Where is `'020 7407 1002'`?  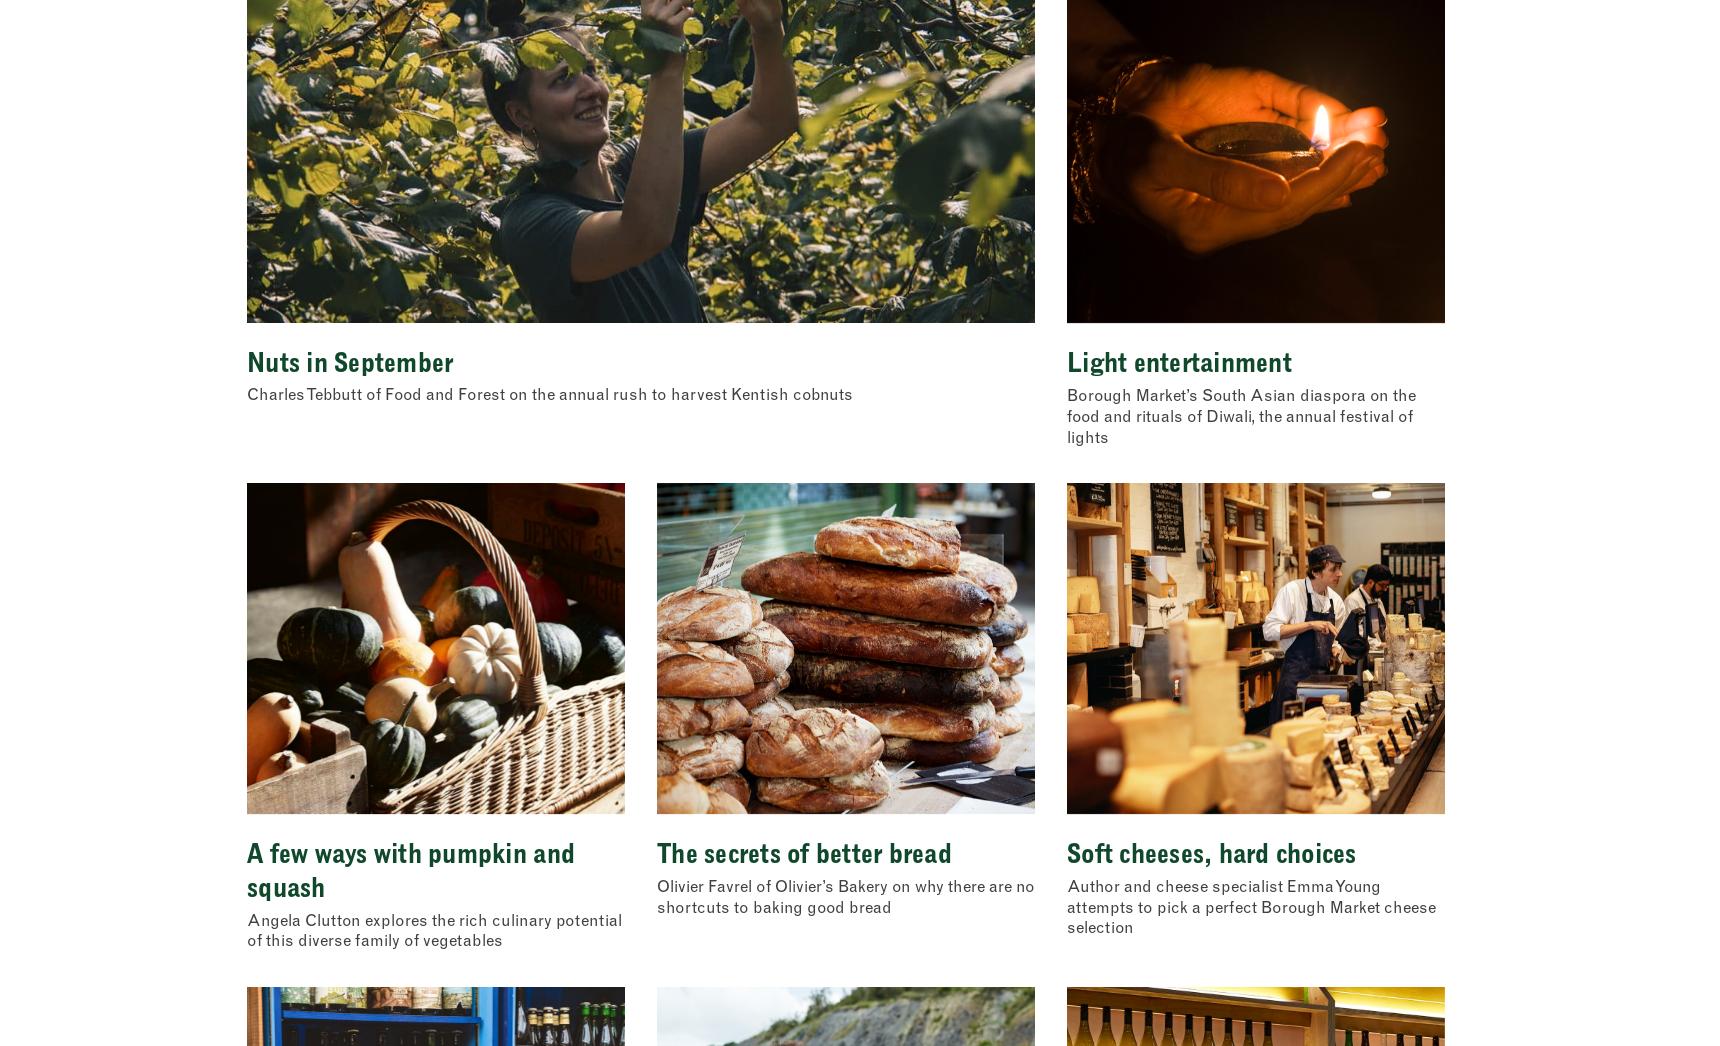
'020 7407 1002' is located at coordinates (295, 657).